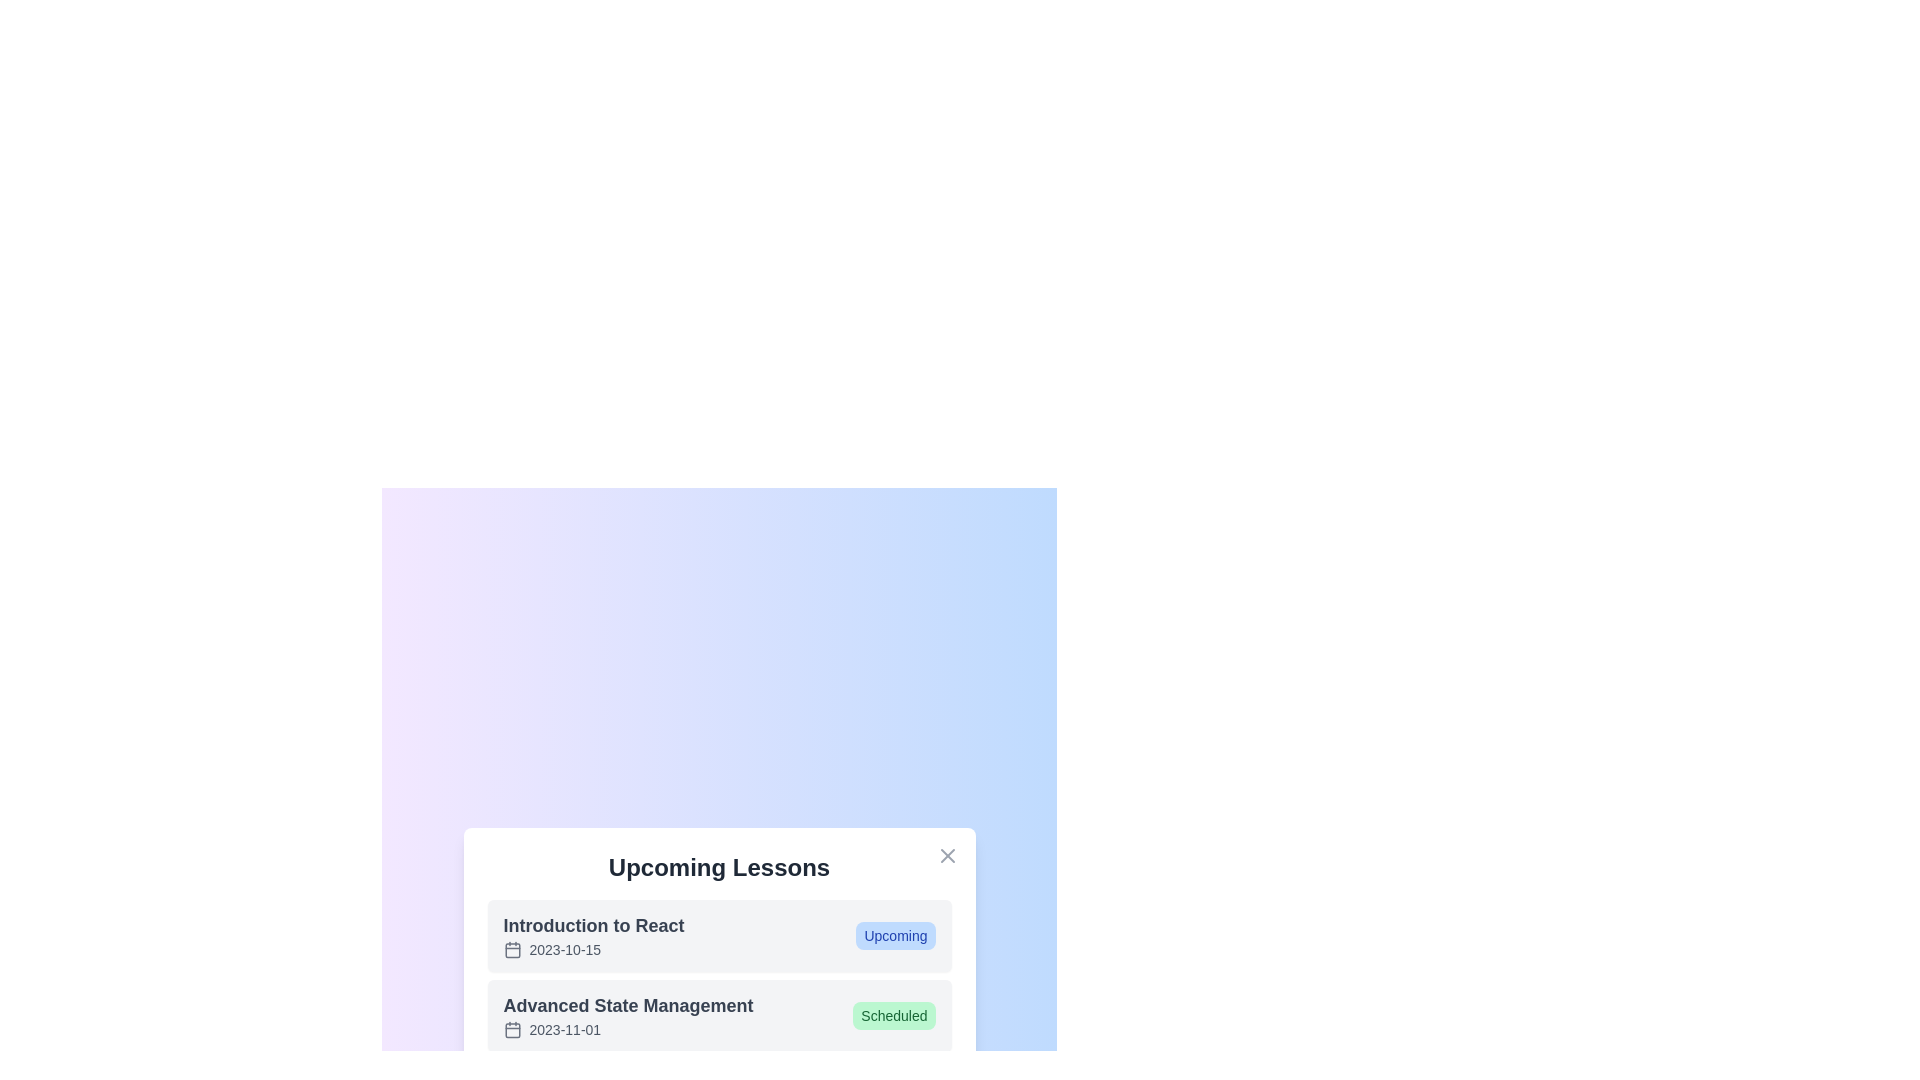  I want to click on the close button to close the dialog, so click(946, 855).